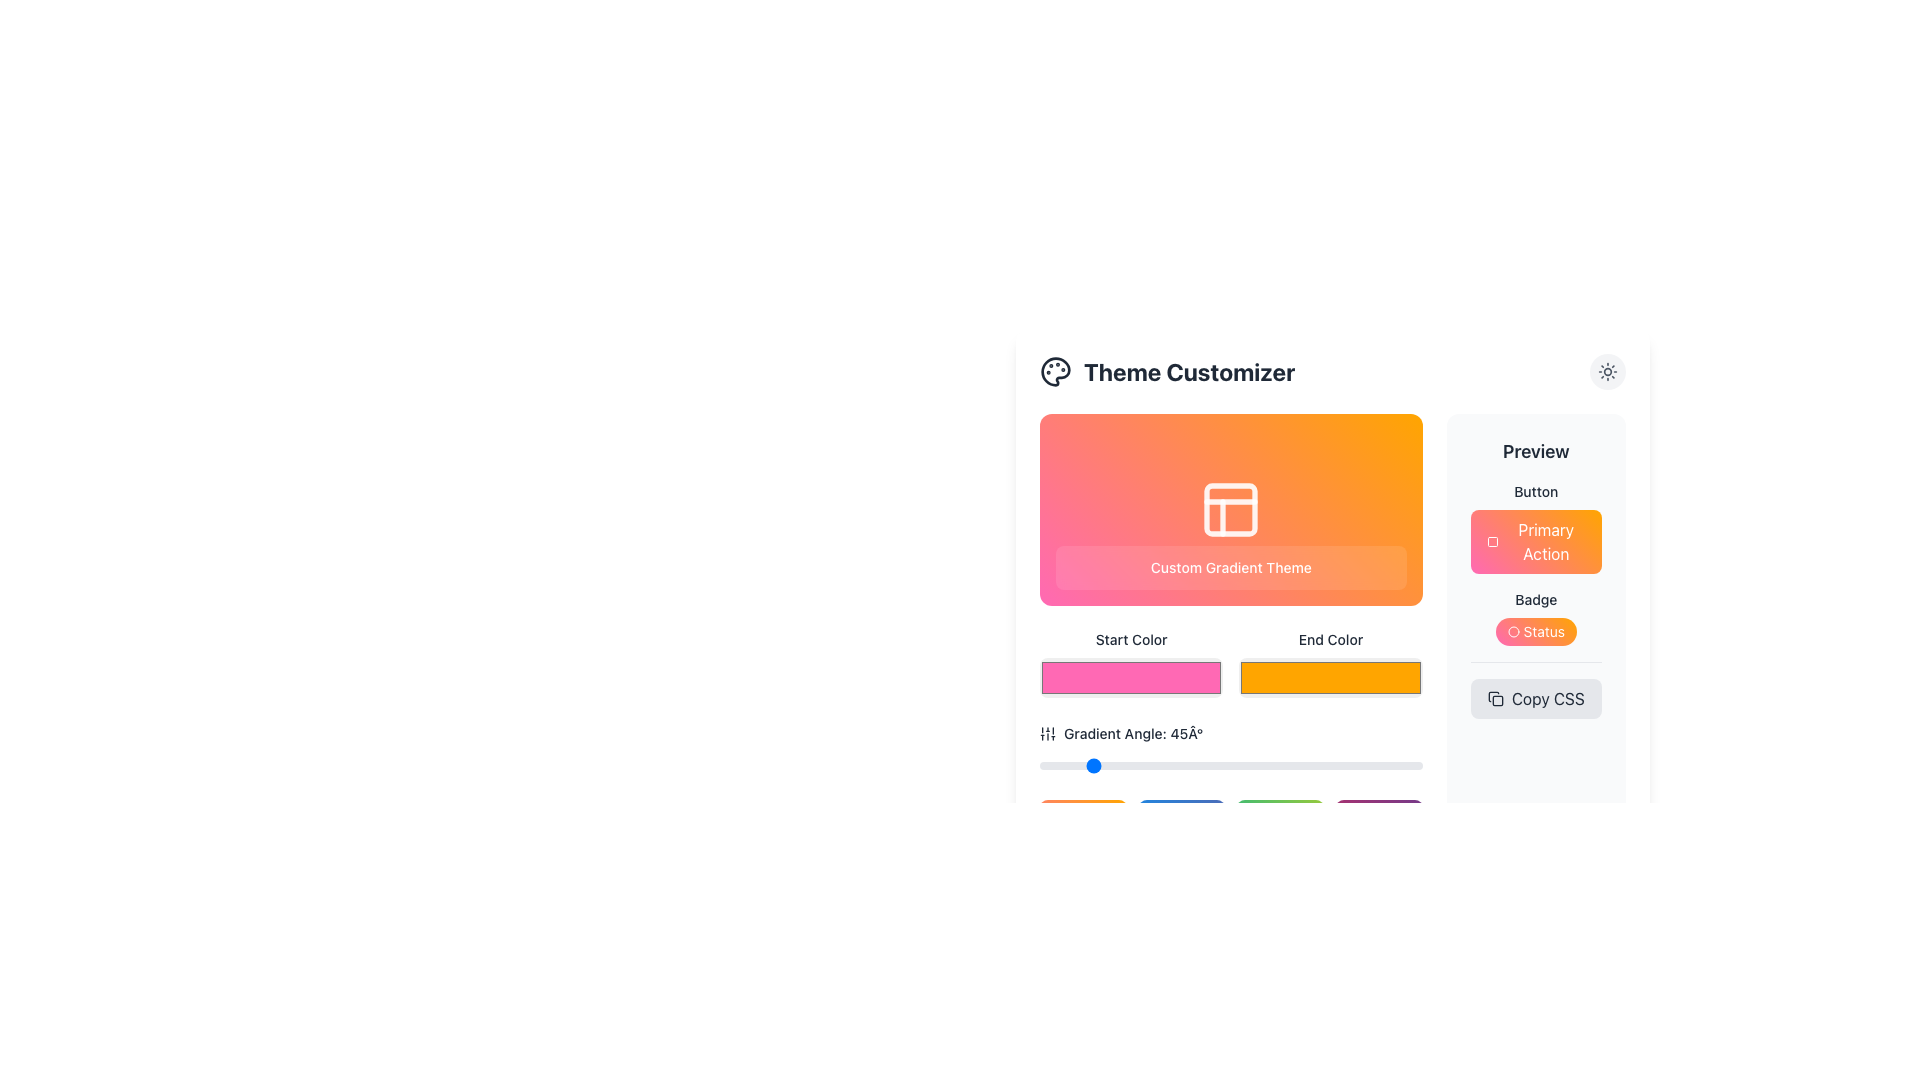 This screenshot has height=1080, width=1920. I want to click on the text label displaying 'Custom Gradient Theme' with a translucent white background and rounded corners, so click(1230, 567).